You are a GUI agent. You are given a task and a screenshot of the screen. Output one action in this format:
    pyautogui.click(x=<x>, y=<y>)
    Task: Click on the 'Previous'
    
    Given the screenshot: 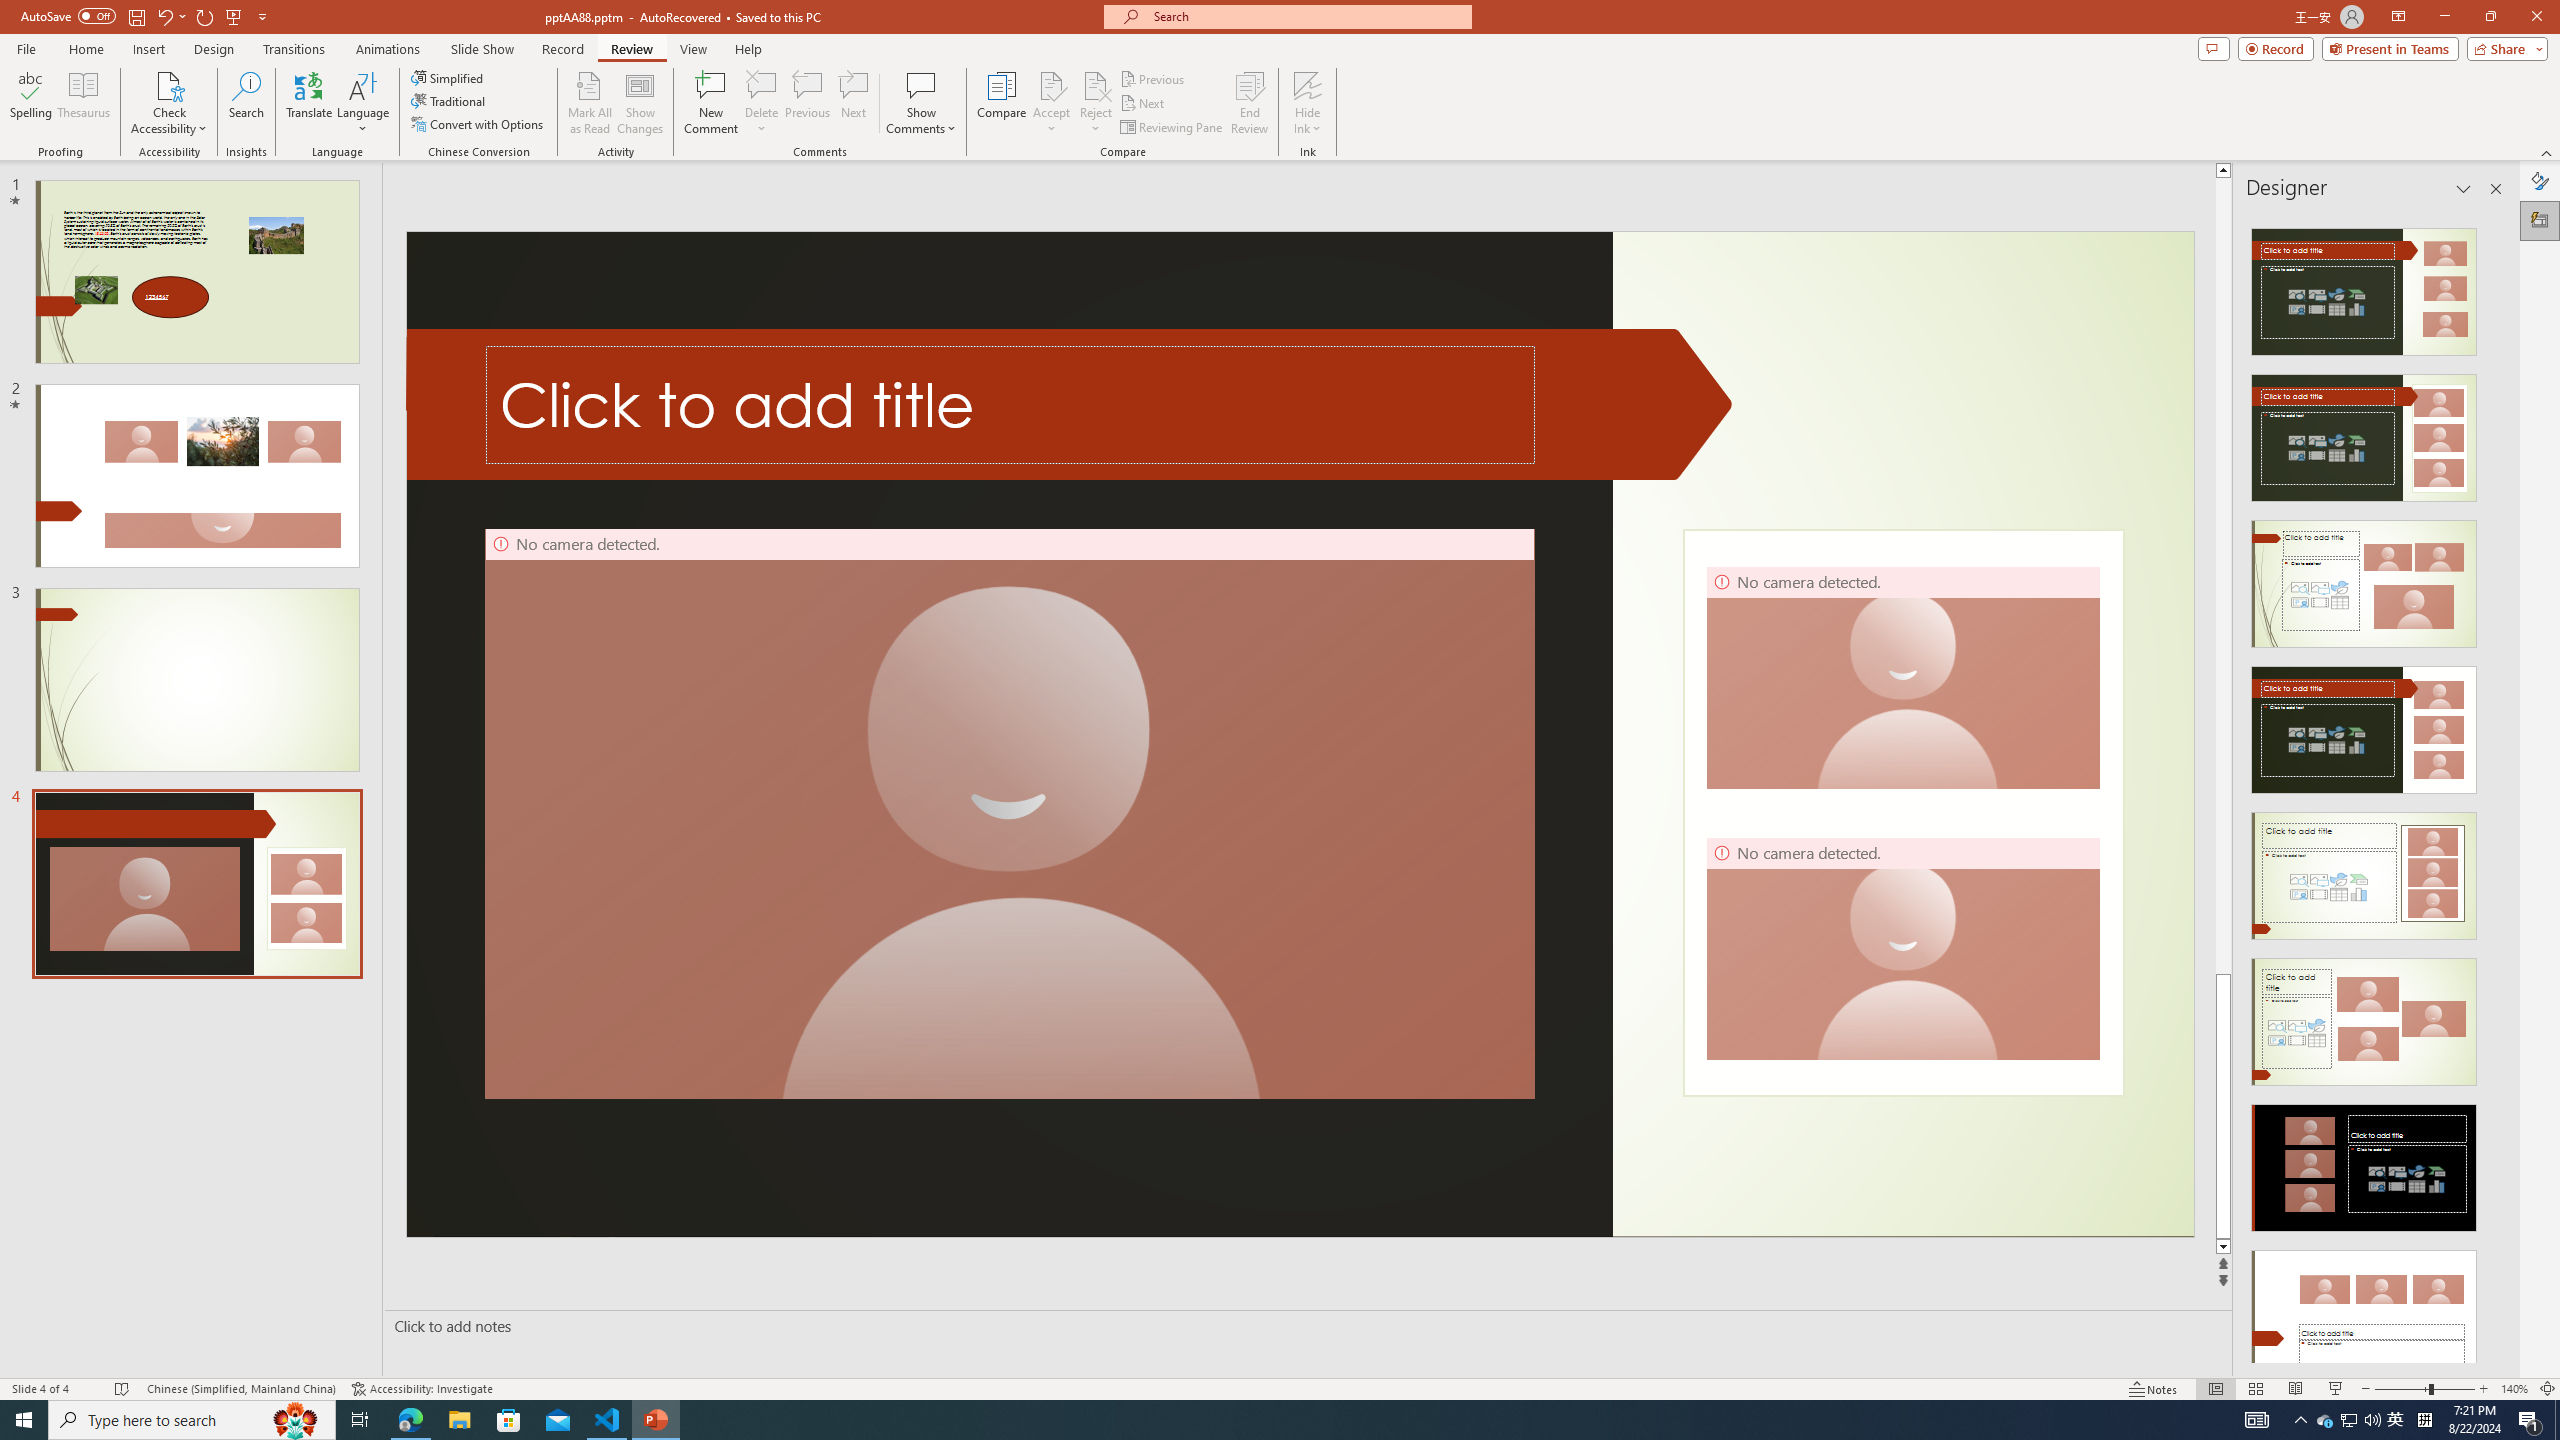 What is the action you would take?
    pyautogui.click(x=1153, y=78)
    